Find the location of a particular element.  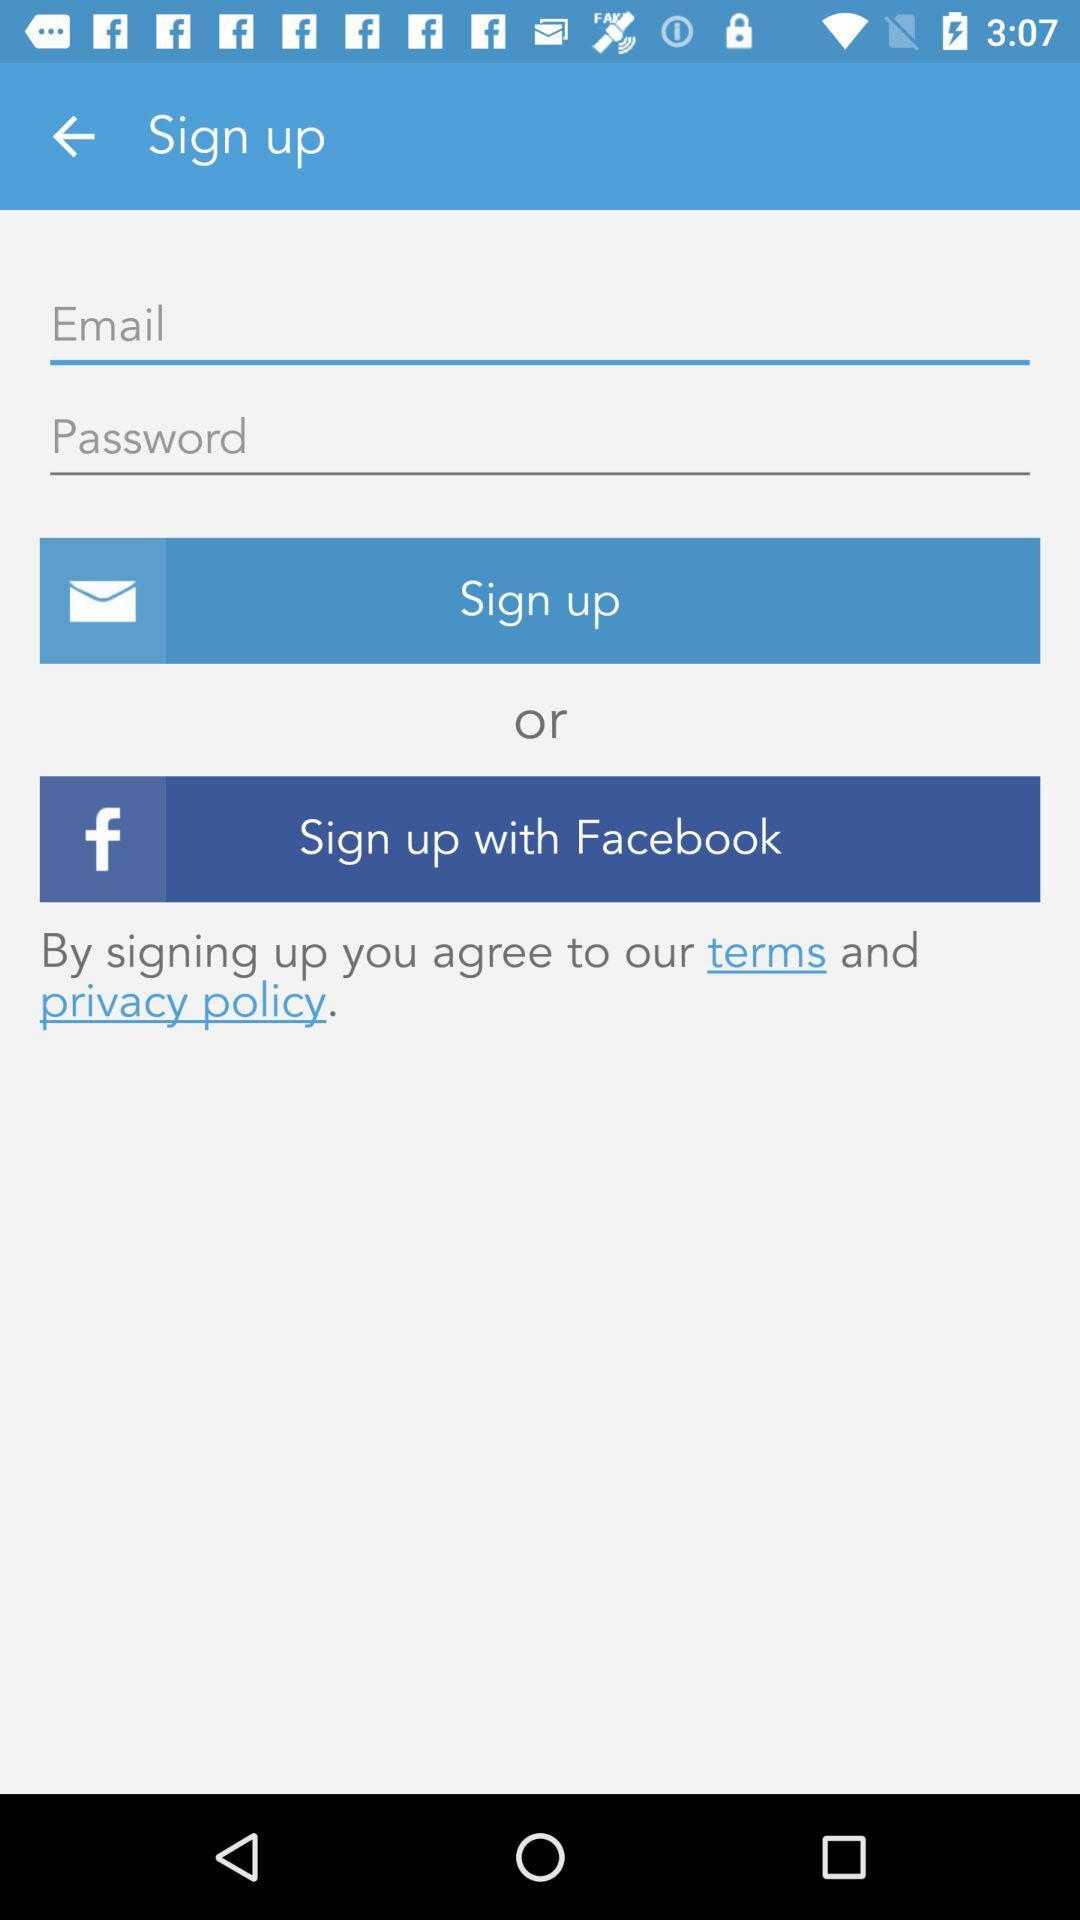

open field for email address is located at coordinates (540, 326).